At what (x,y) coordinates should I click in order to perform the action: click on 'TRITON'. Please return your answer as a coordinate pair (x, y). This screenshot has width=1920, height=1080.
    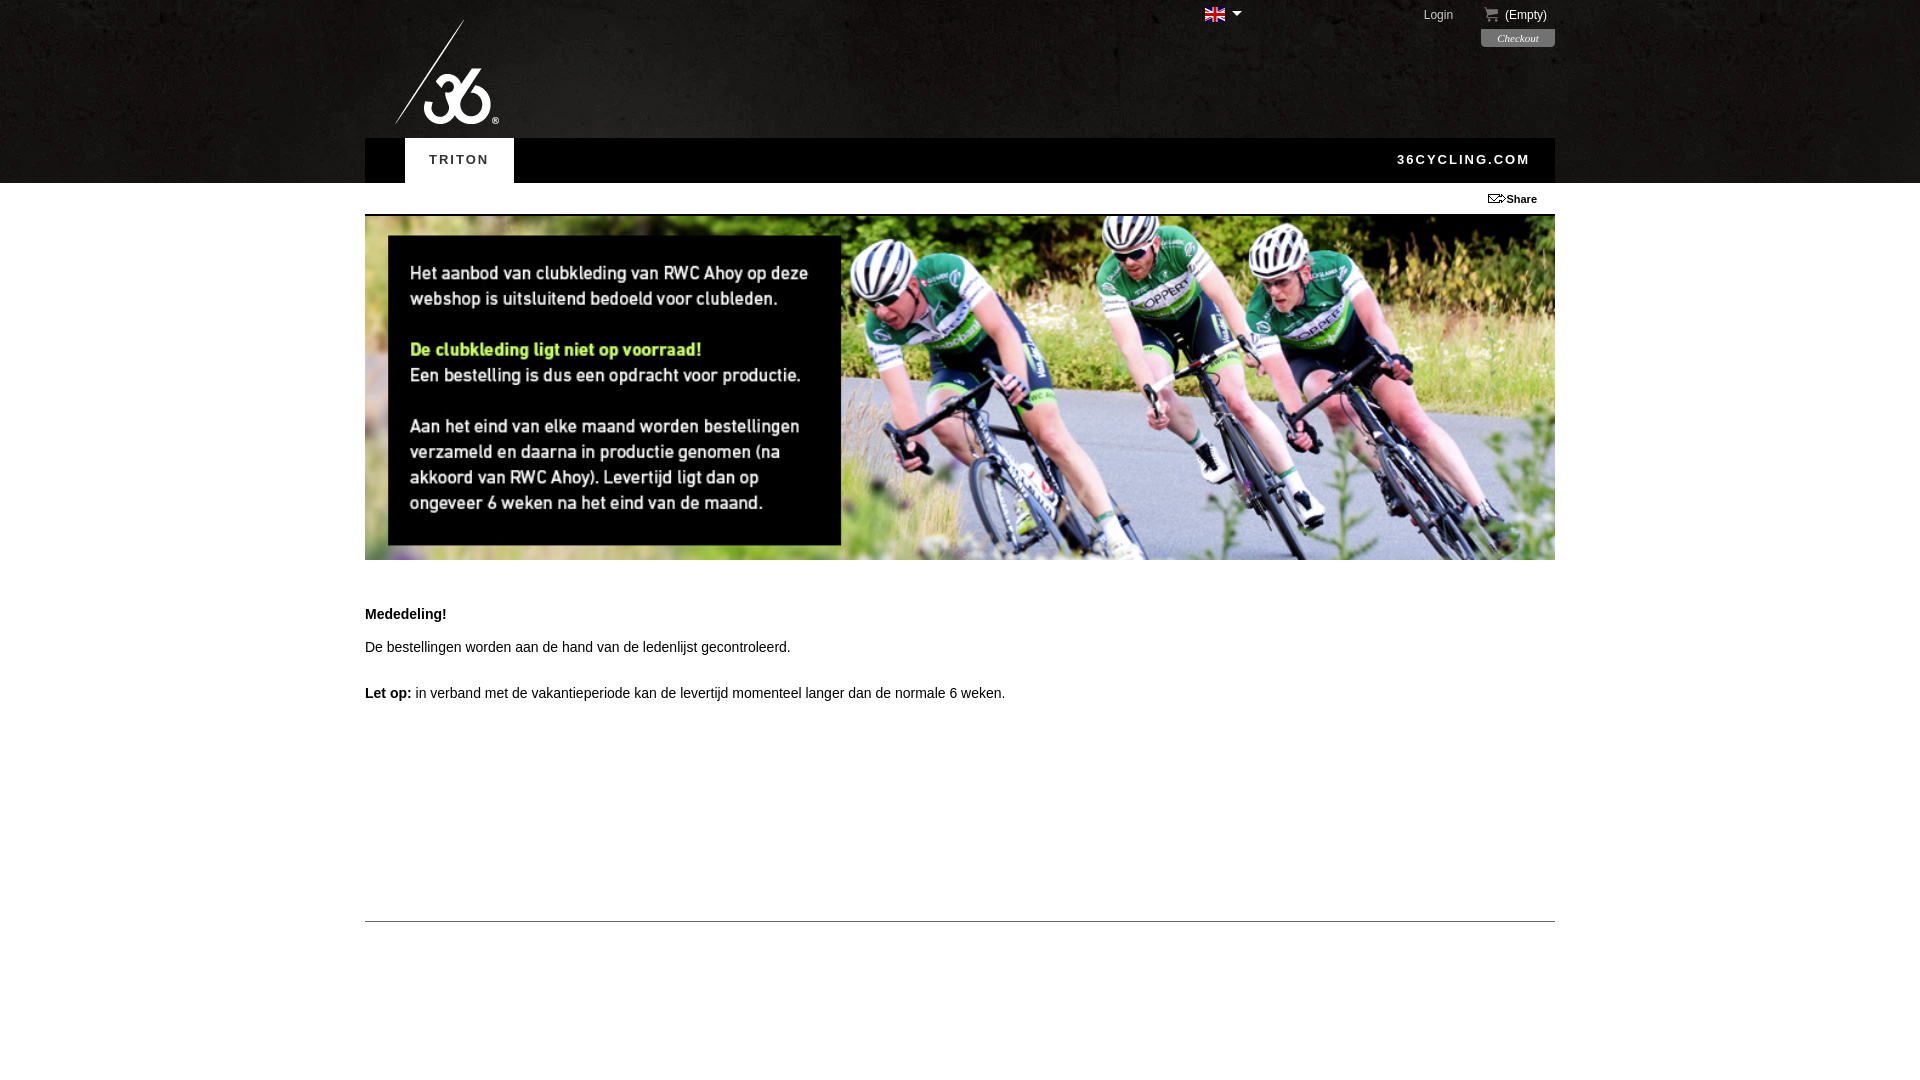
    Looking at the image, I should click on (458, 158).